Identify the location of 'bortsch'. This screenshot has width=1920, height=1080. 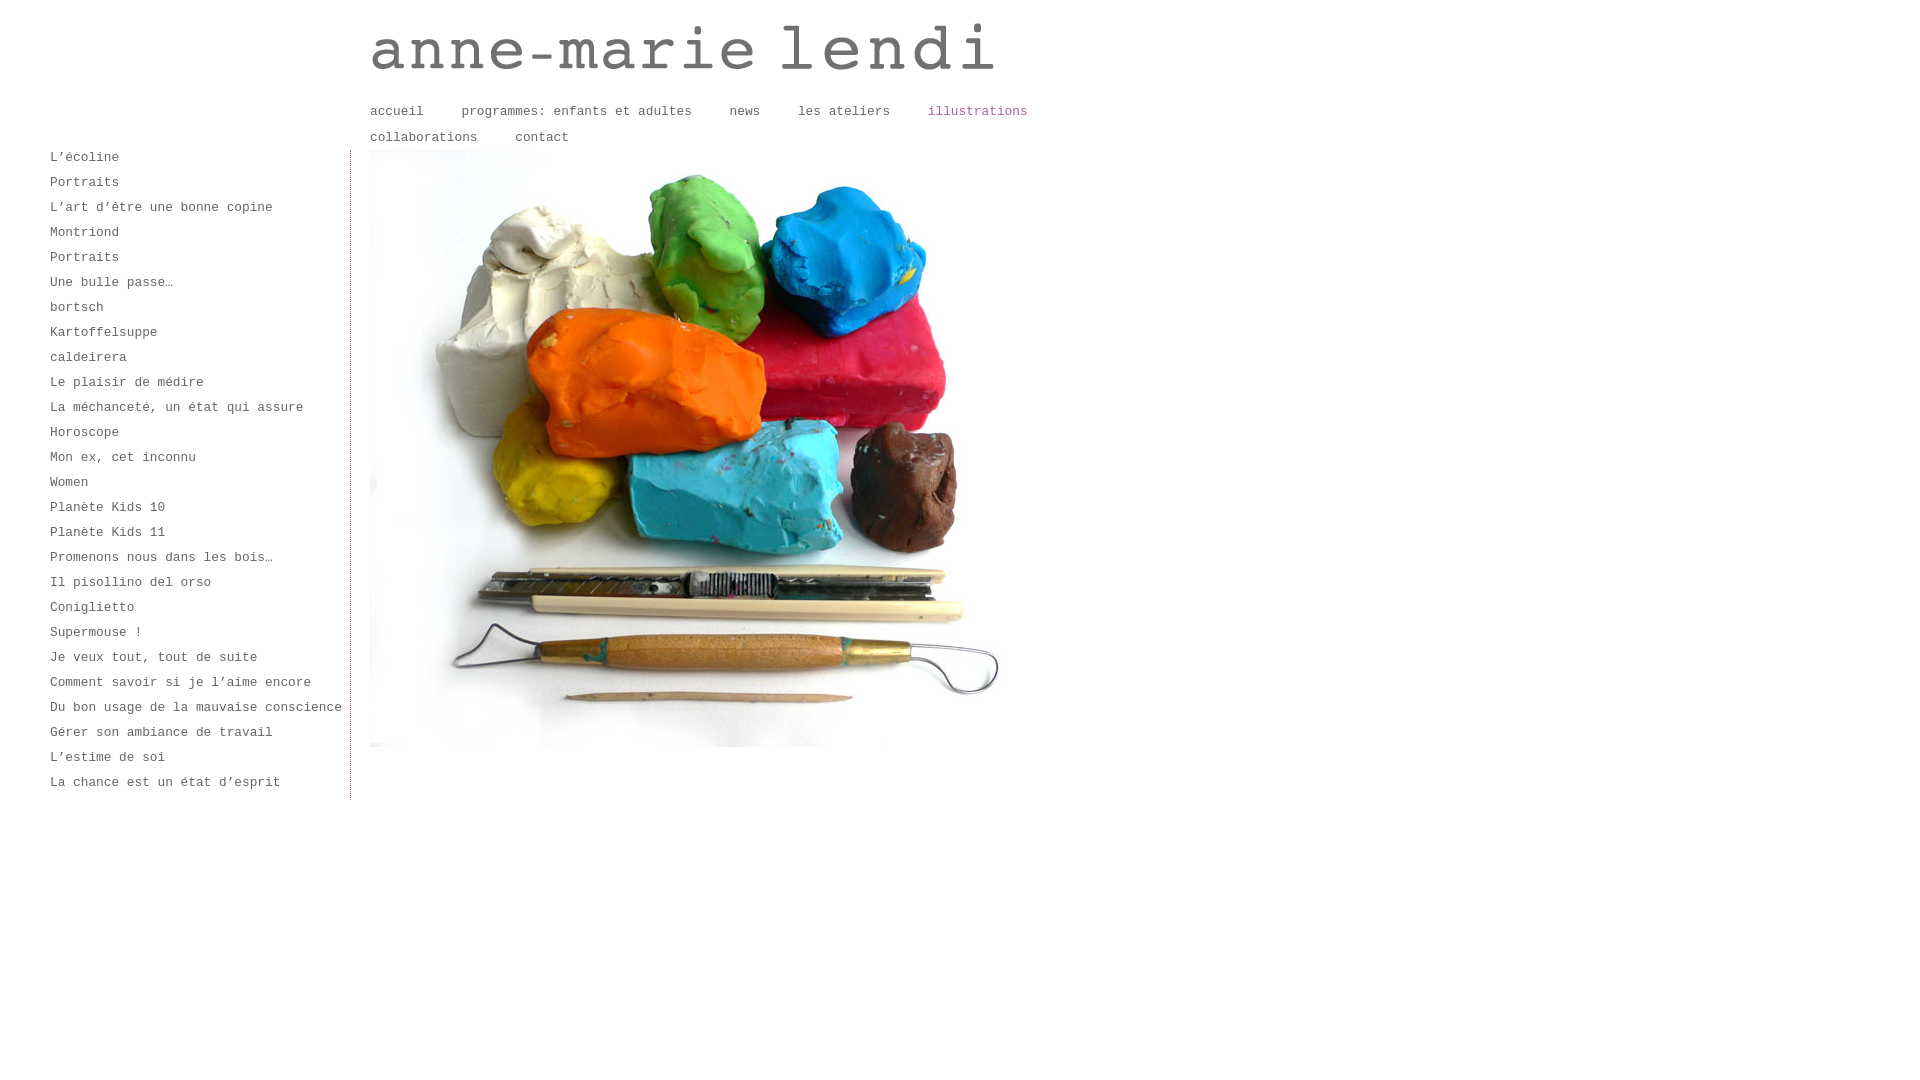
(76, 307).